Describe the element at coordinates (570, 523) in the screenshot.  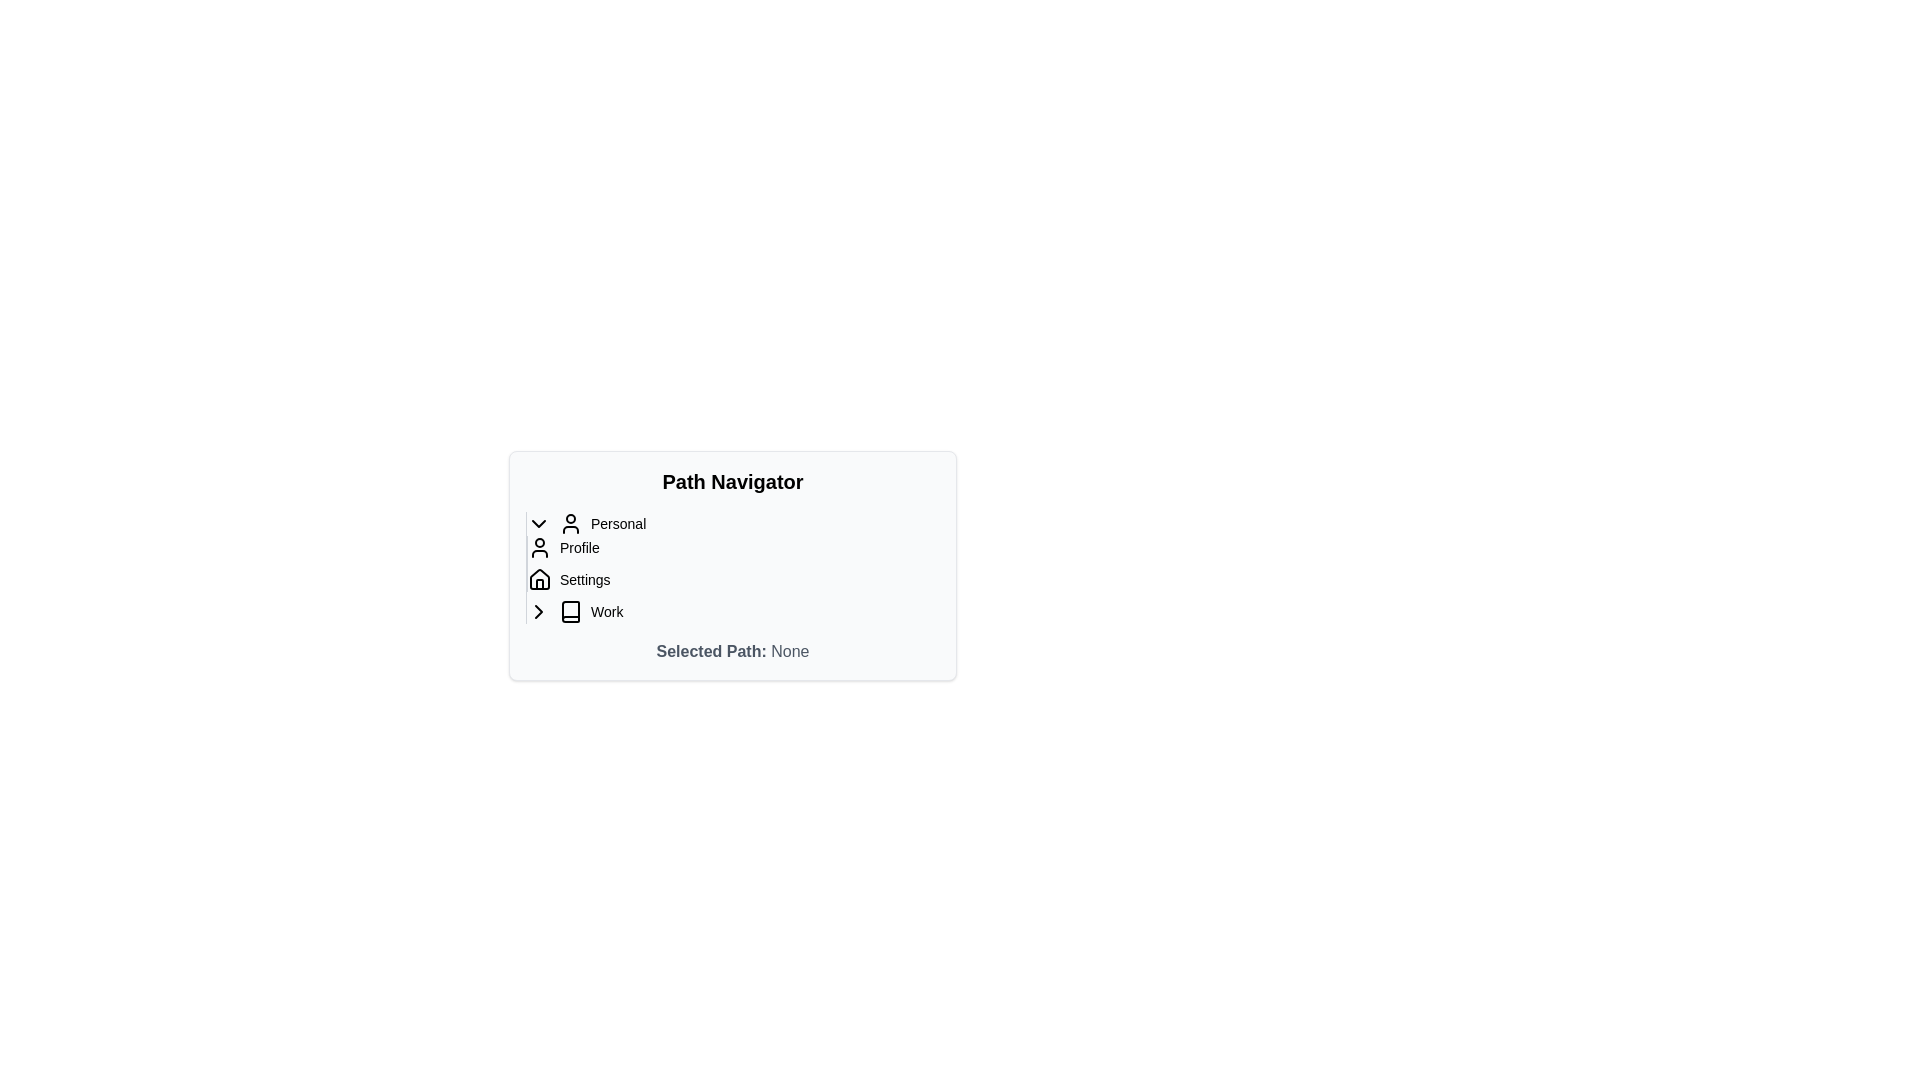
I see `the user silhouette icon located within the 'Personal' menu item` at that location.